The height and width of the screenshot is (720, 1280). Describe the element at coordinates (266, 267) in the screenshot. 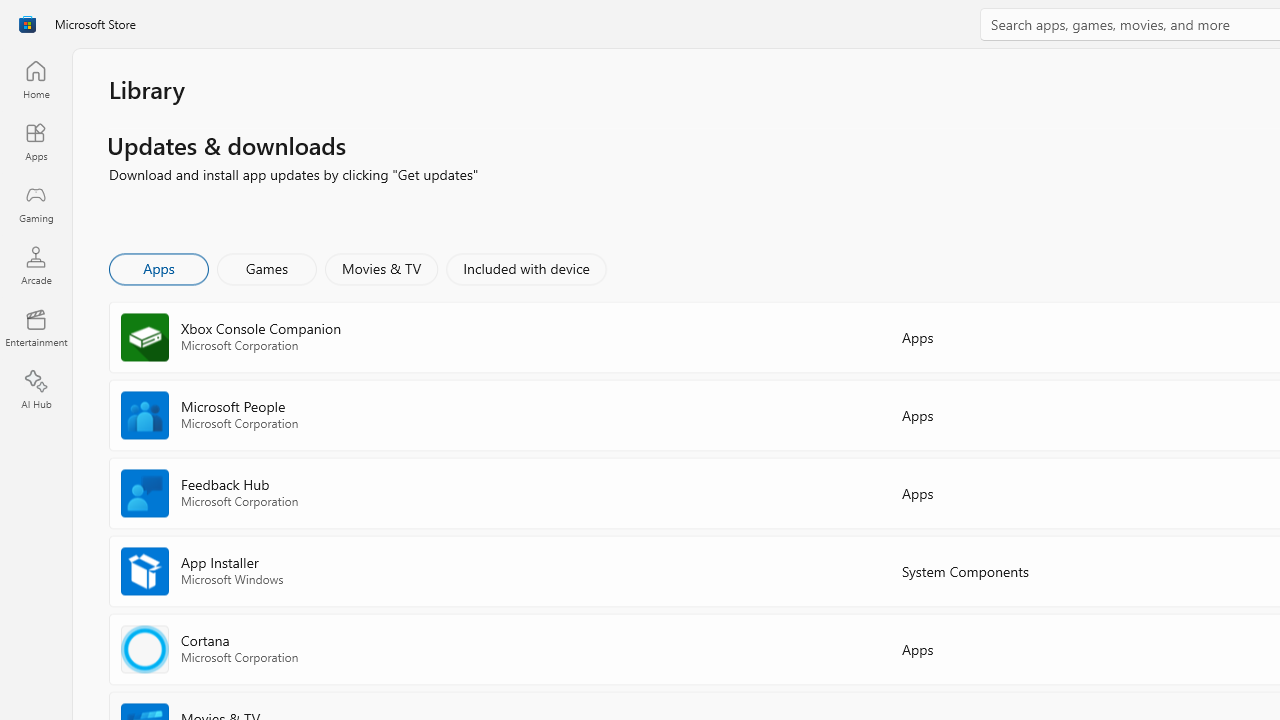

I see `'Games'` at that location.